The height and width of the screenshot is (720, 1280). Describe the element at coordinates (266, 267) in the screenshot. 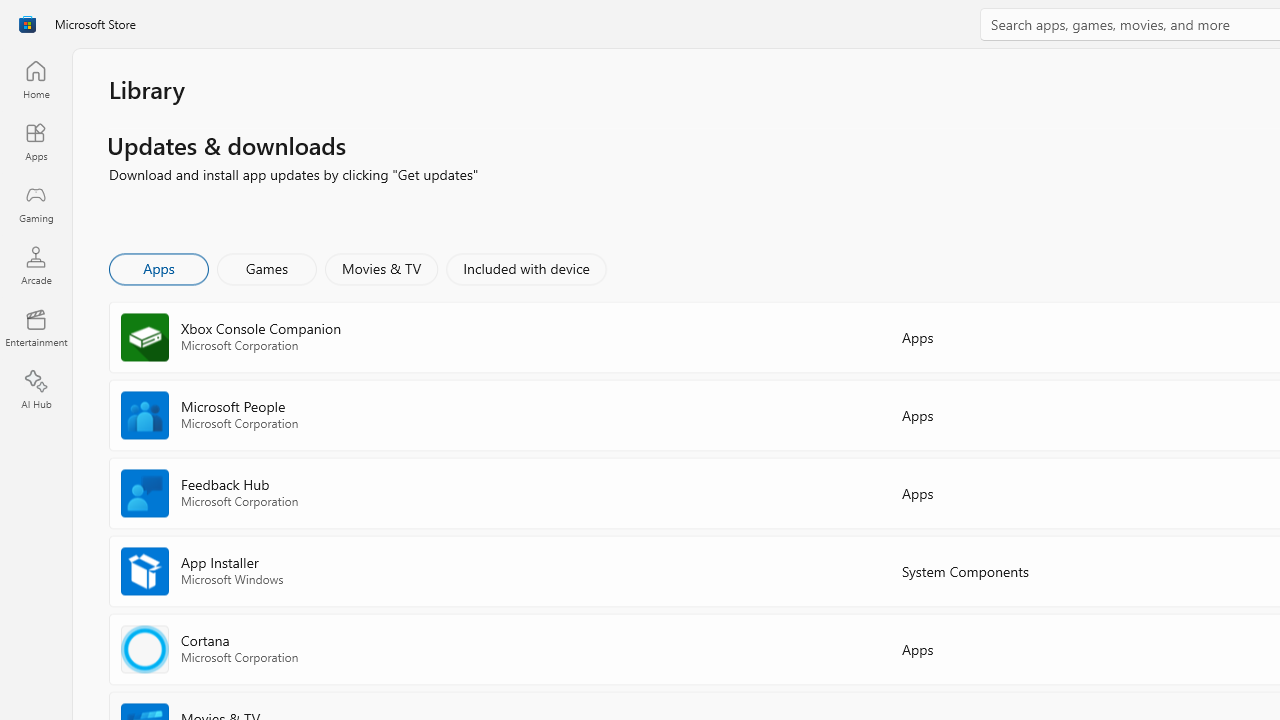

I see `'Games'` at that location.